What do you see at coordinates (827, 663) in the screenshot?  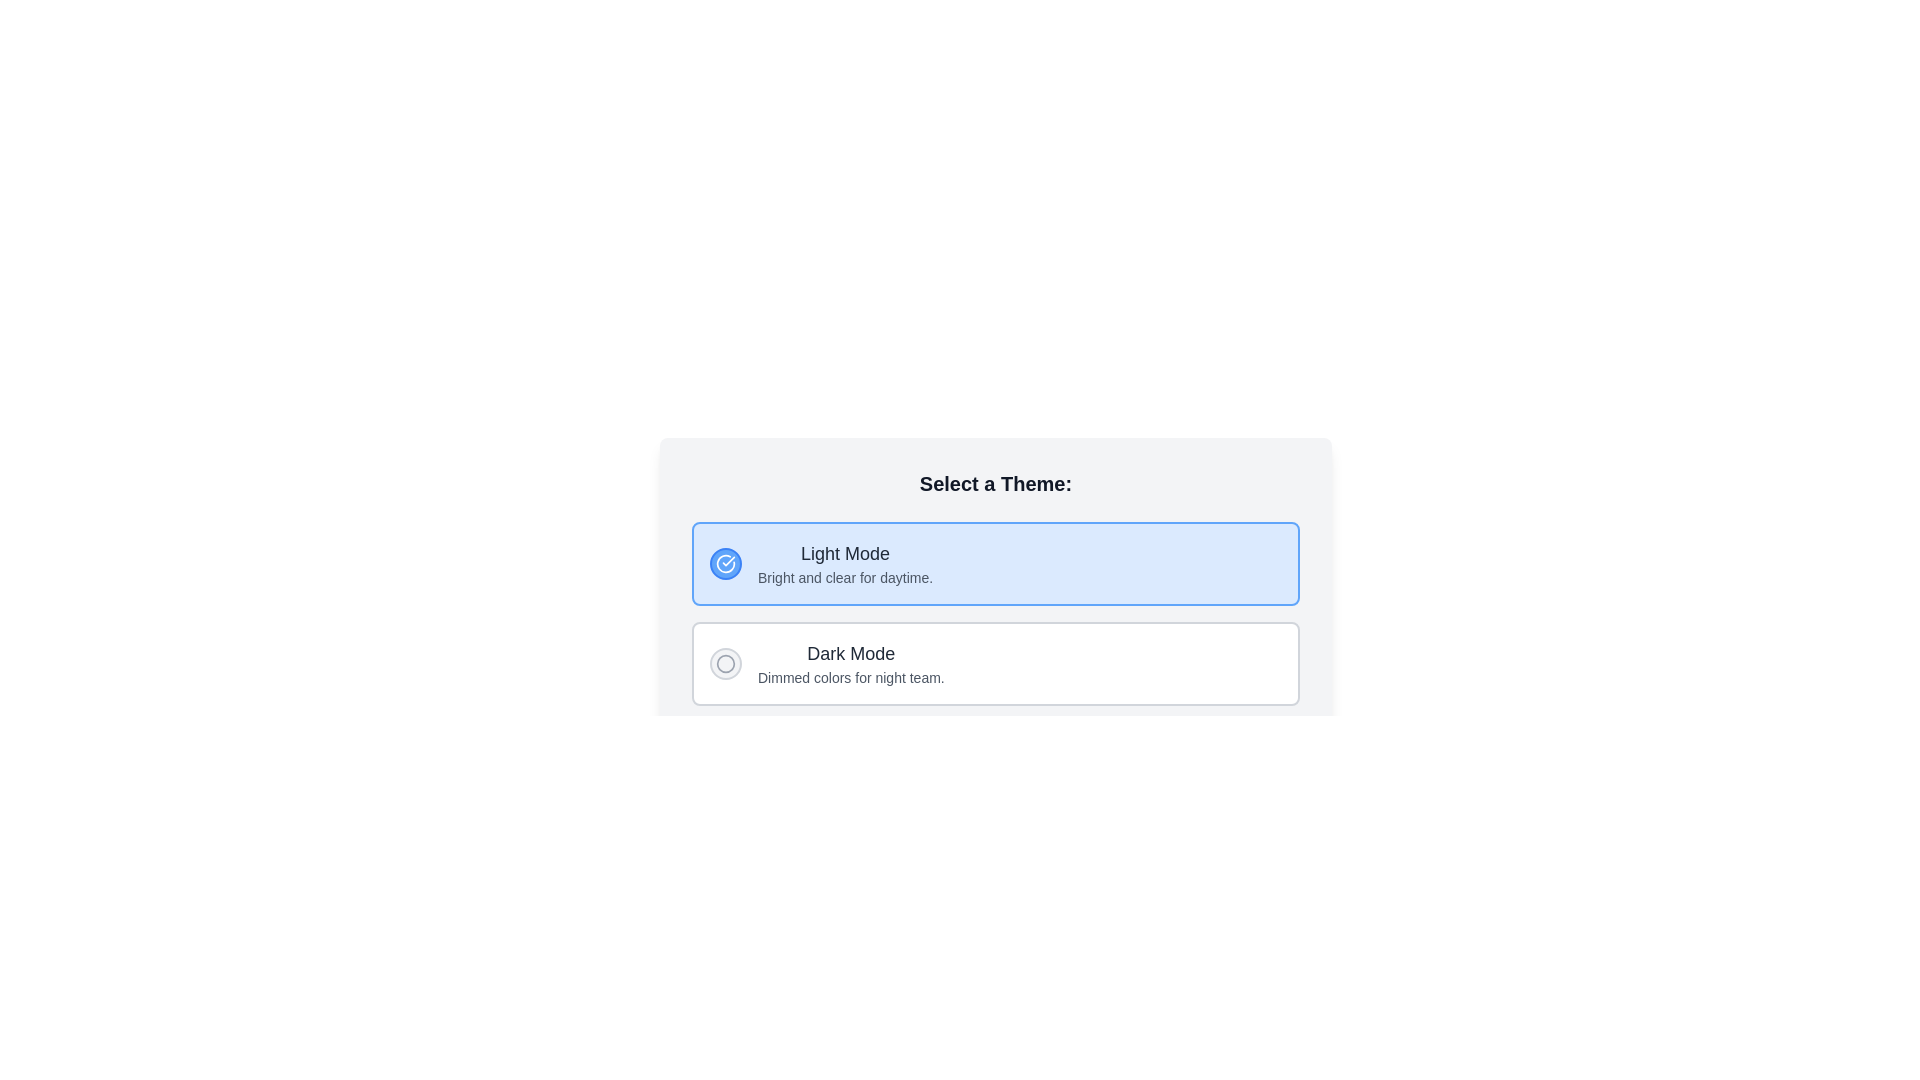 I see `the 'Dark Mode' option in the 'Select a Theme' layout, which is located below the 'Light Mode' option and features an icon on the left with text on the right` at bounding box center [827, 663].